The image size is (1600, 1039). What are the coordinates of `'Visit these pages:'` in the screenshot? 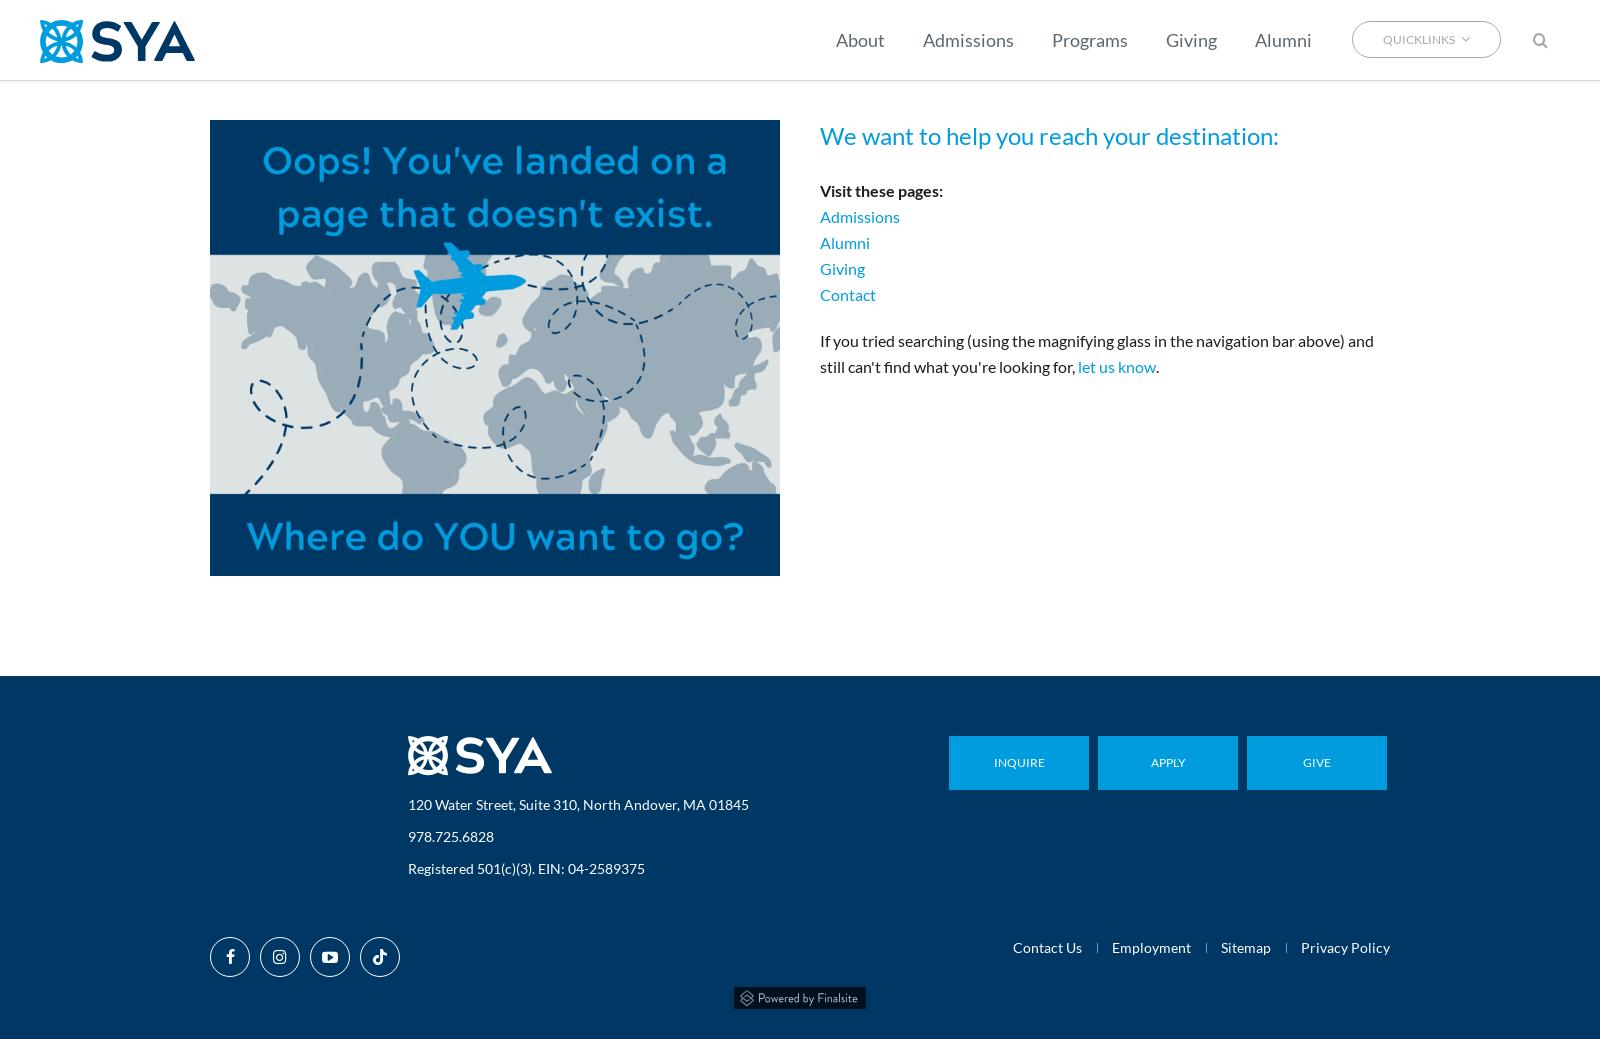 It's located at (880, 190).